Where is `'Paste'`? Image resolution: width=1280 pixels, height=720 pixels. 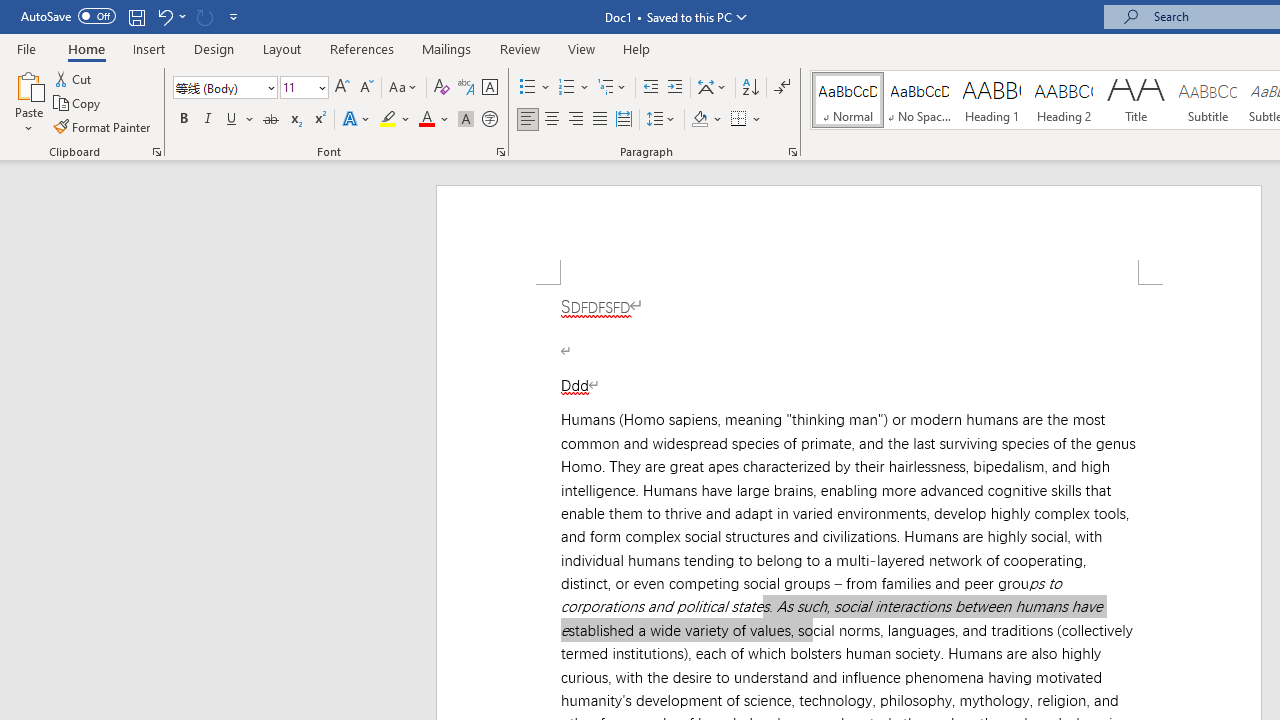
'Paste' is located at coordinates (28, 103).